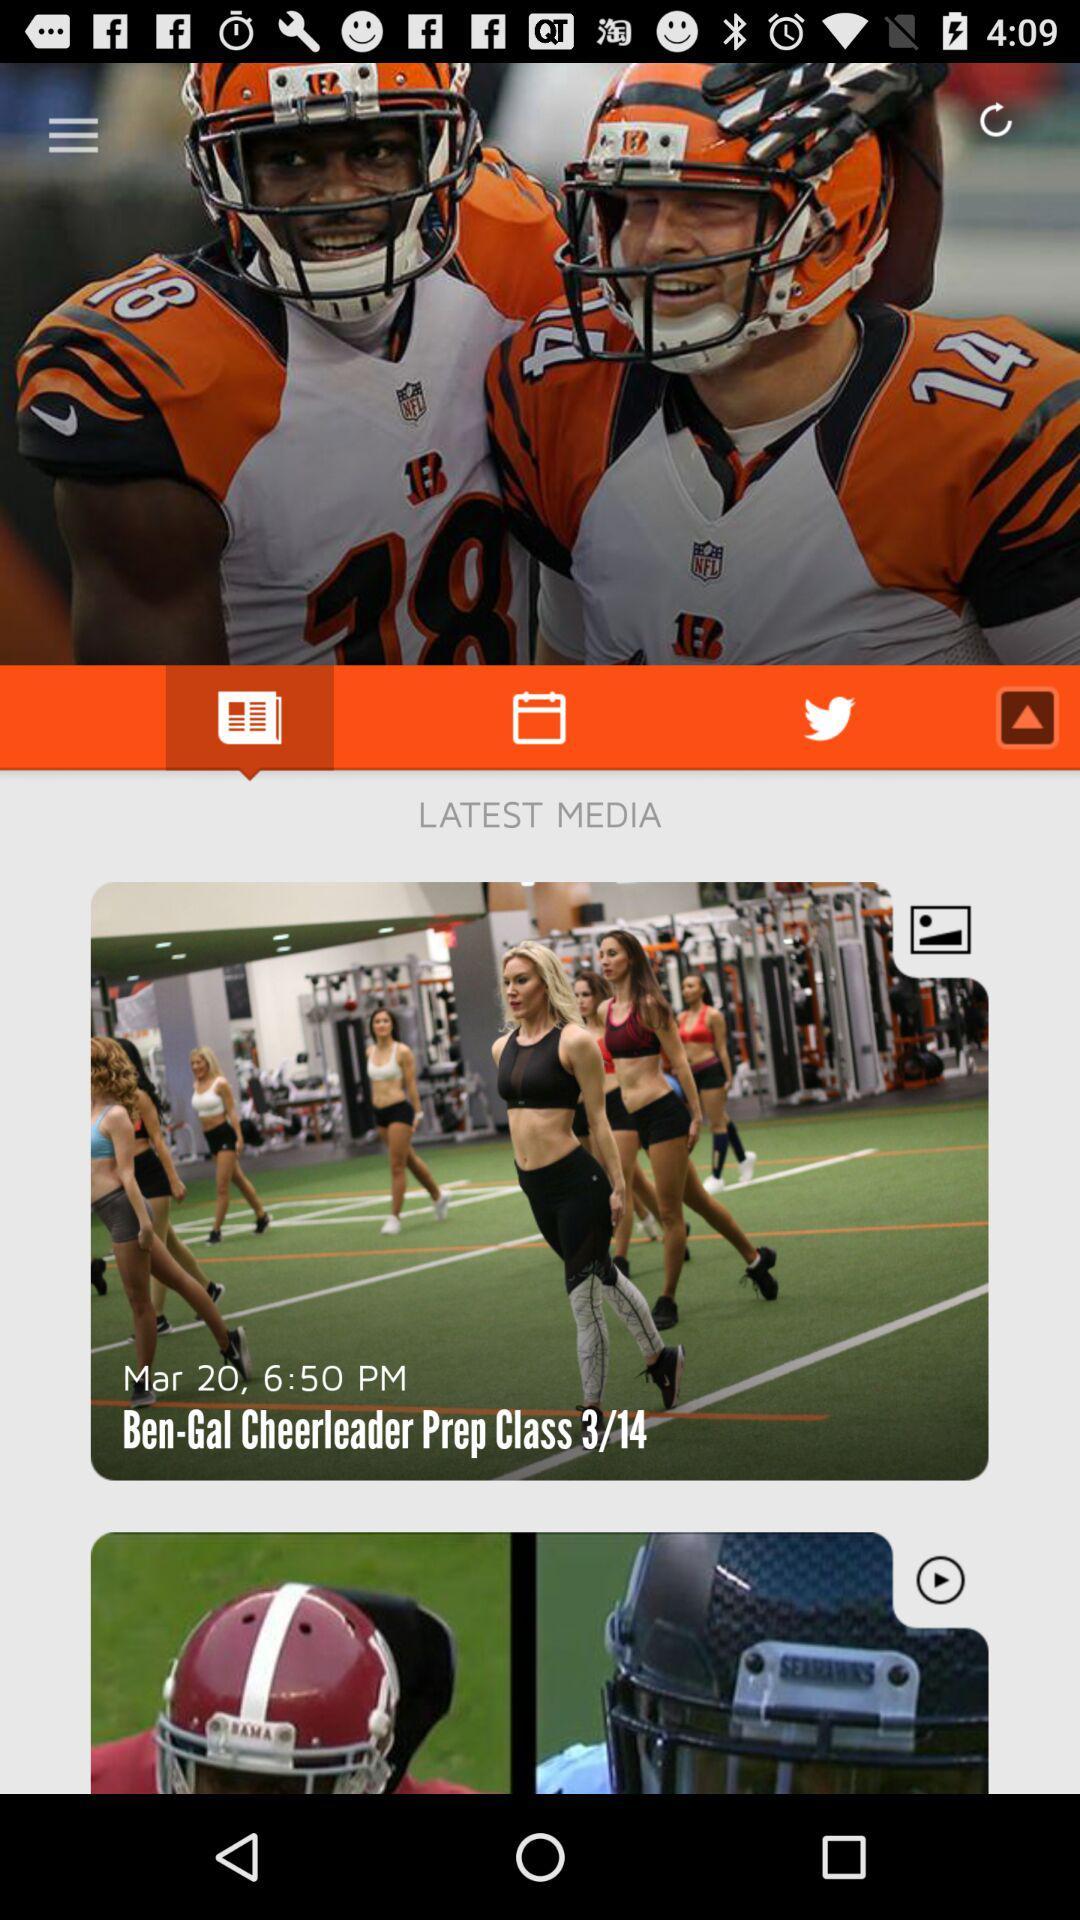 This screenshot has height=1920, width=1080. What do you see at coordinates (72, 127) in the screenshot?
I see `icon at the top left corner` at bounding box center [72, 127].